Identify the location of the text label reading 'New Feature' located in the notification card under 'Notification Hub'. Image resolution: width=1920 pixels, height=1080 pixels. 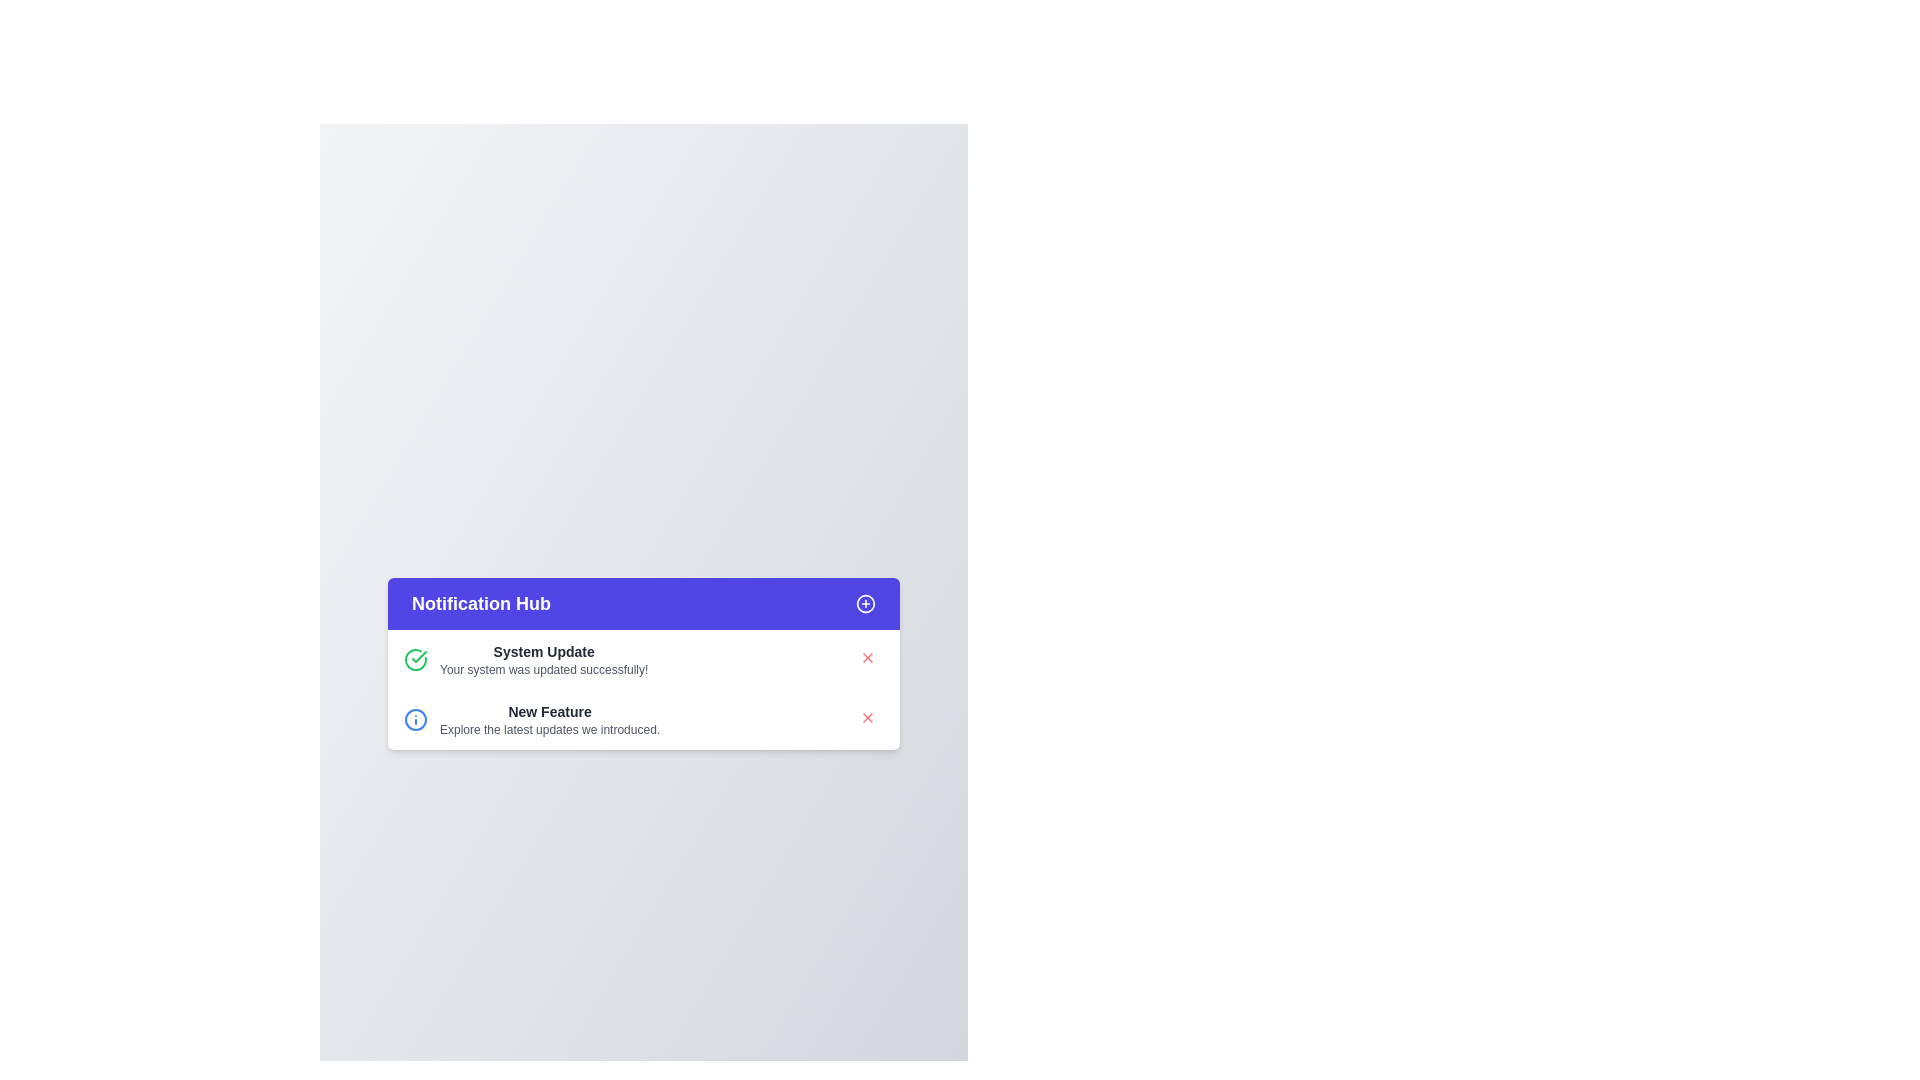
(550, 711).